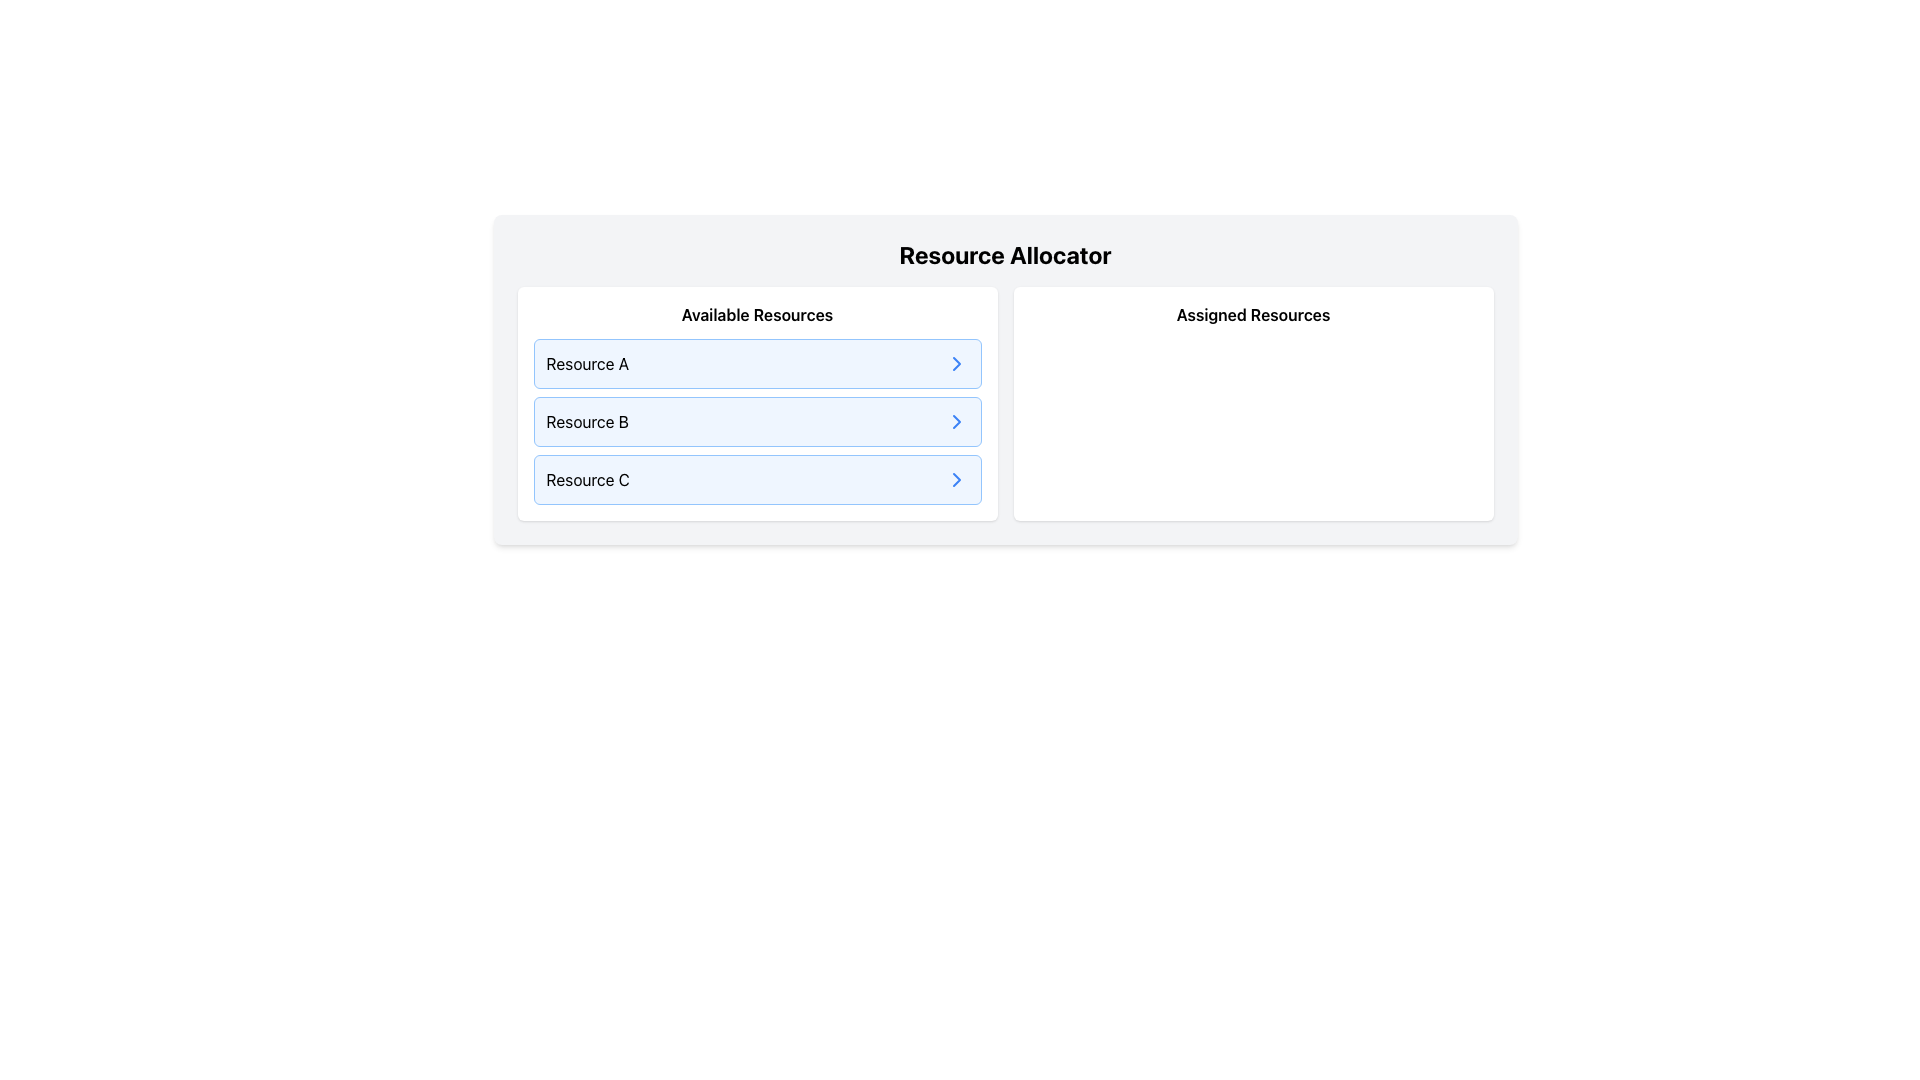  Describe the element at coordinates (756, 420) in the screenshot. I see `the second item in the vertical list of resources under the 'Available Resources' section in the left panel of the Resource Allocator area` at that location.